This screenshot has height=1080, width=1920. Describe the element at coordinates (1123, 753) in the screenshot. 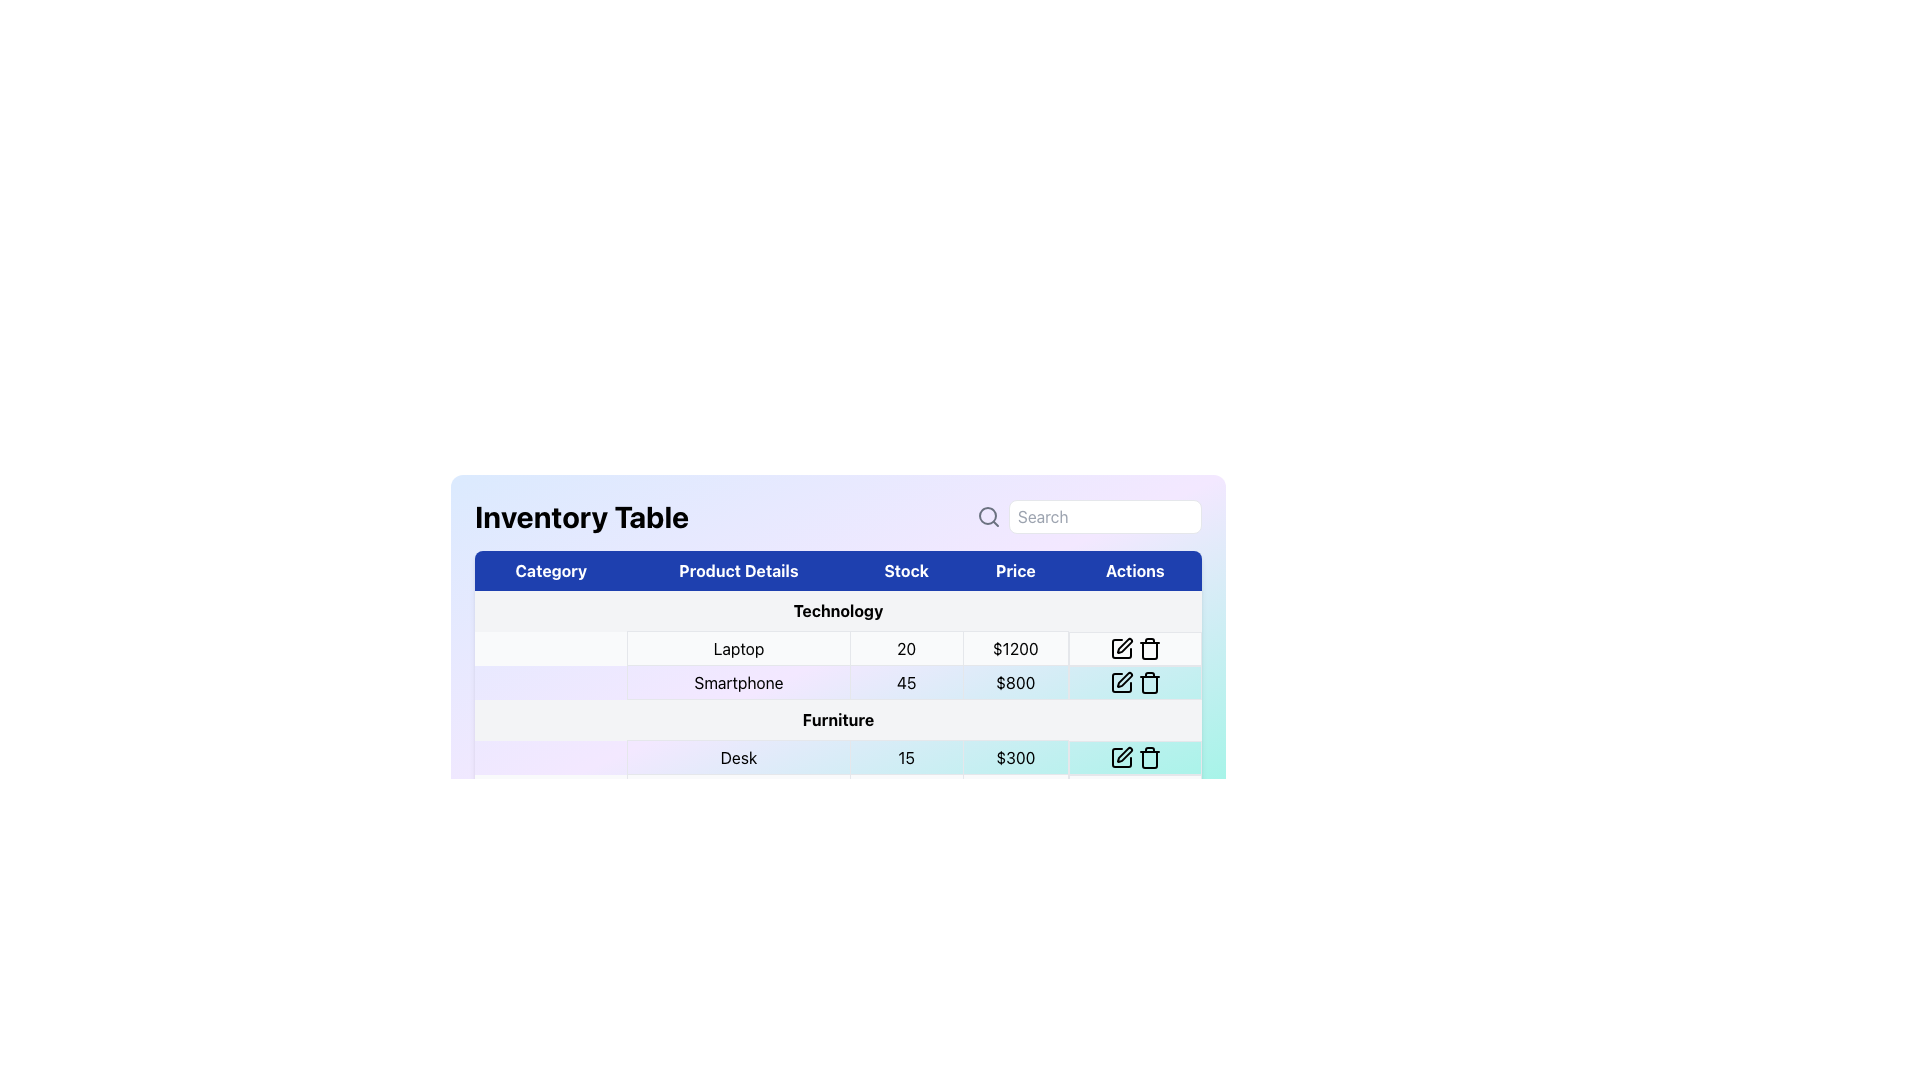

I see `the Edit button located in the Actions column of the last row in the table, corresponding to the Desk item under the Furniture category, to initiate editing functionality` at that location.